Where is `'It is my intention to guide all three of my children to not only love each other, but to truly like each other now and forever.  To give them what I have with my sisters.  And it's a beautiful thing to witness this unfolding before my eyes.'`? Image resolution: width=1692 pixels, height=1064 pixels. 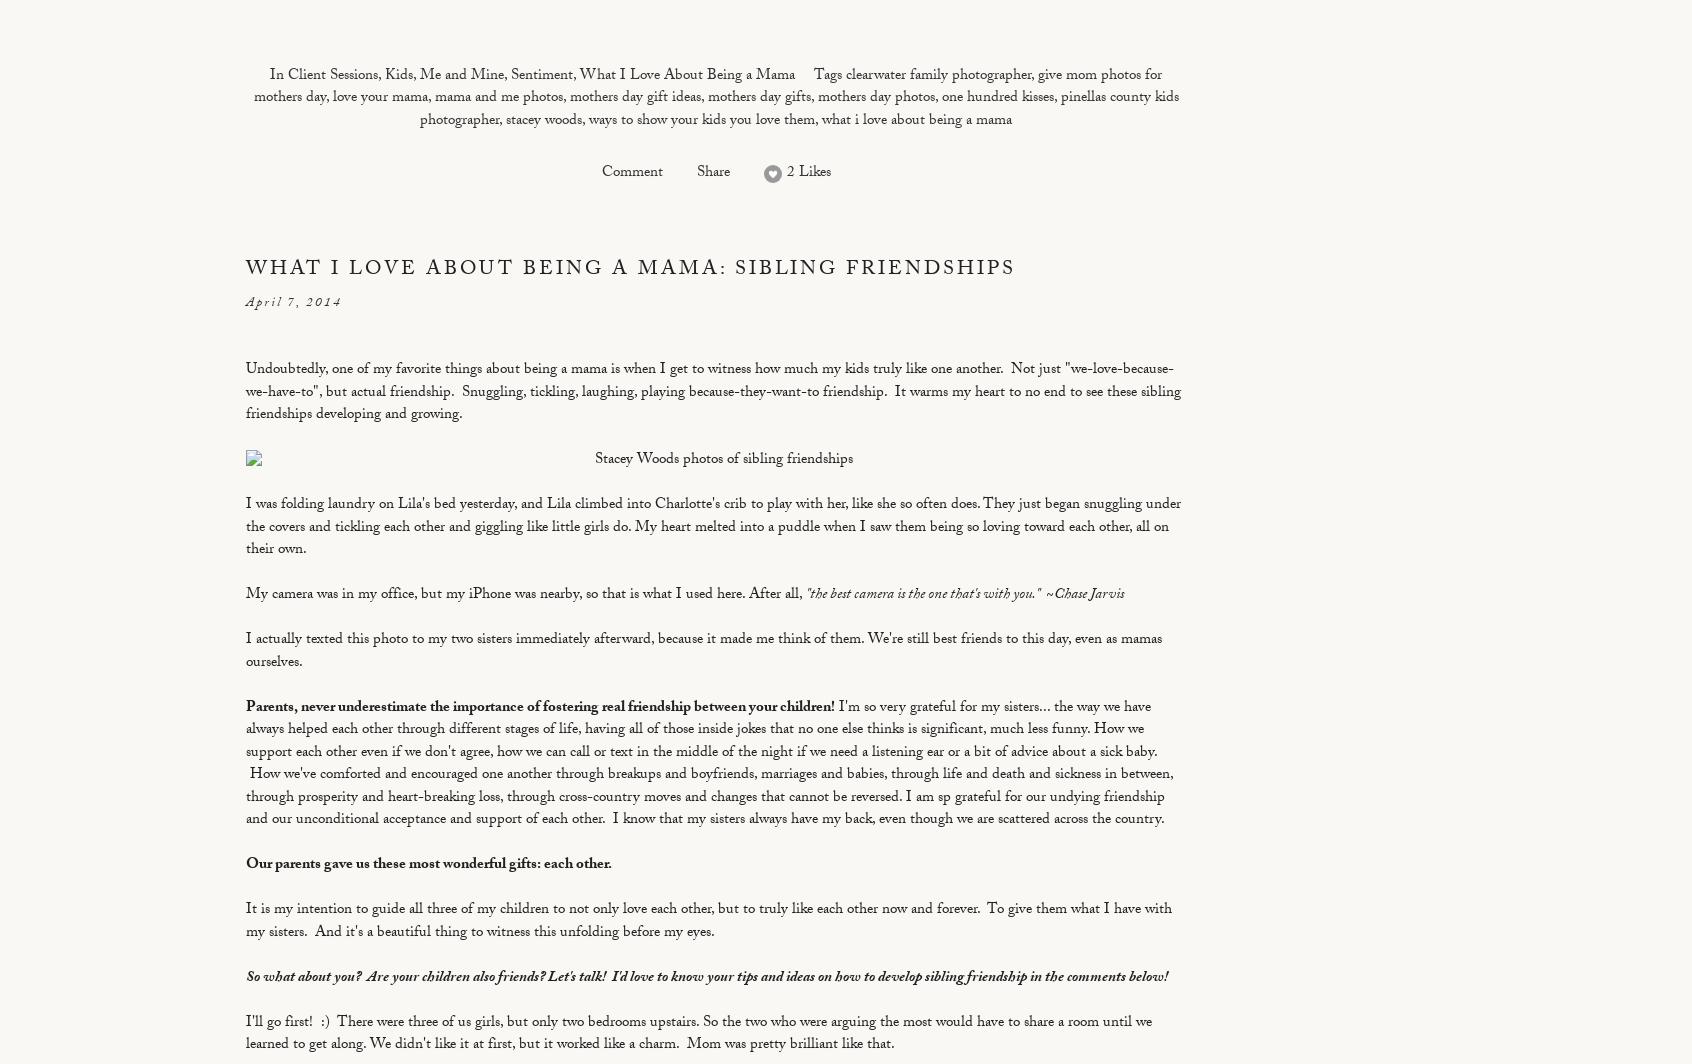
'It is my intention to guide all three of my children to not only love each other, but to truly like each other now and forever.  To give them what I have with my sisters.  And it's a beautiful thing to witness this unfolding before my eyes.' is located at coordinates (246, 921).